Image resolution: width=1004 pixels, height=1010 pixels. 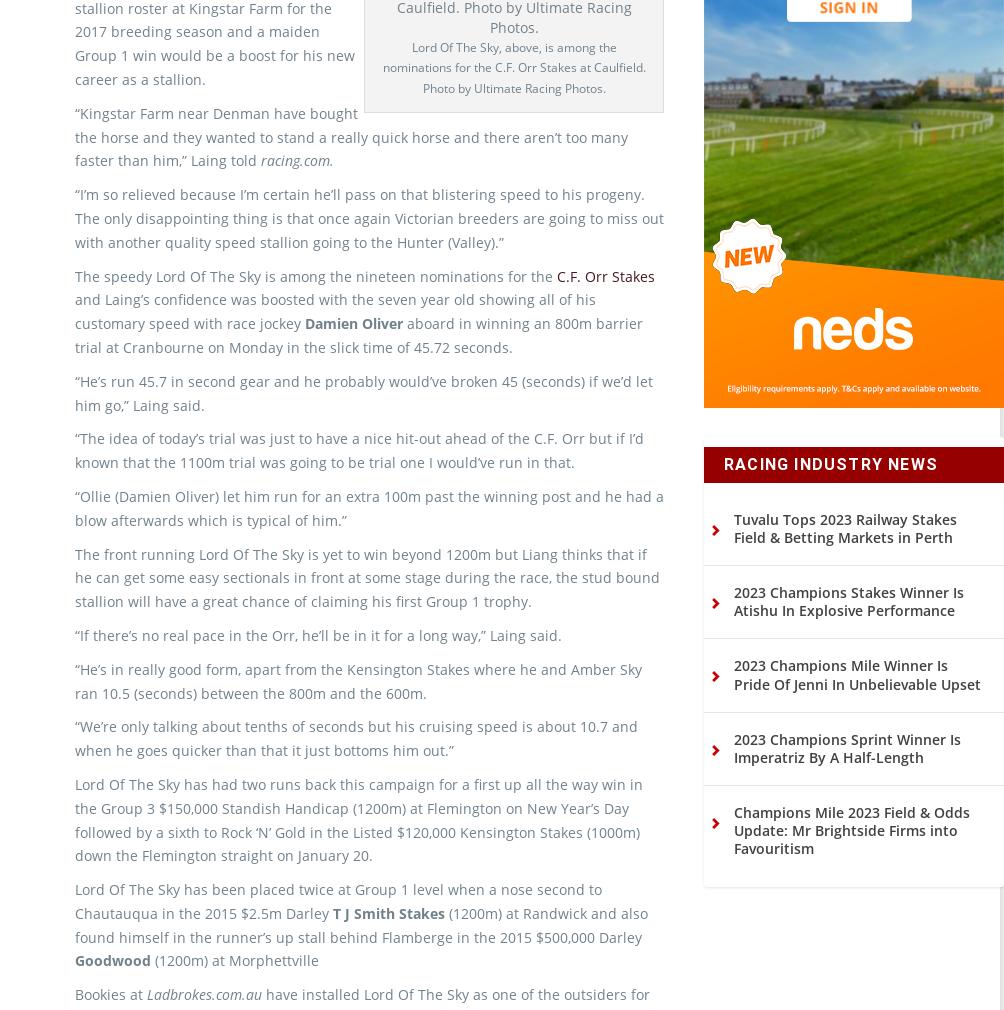 I want to click on 'and Laing’s confidence was boosted with the seven year old showing all of his customary speed with race jockey', so click(x=335, y=345).